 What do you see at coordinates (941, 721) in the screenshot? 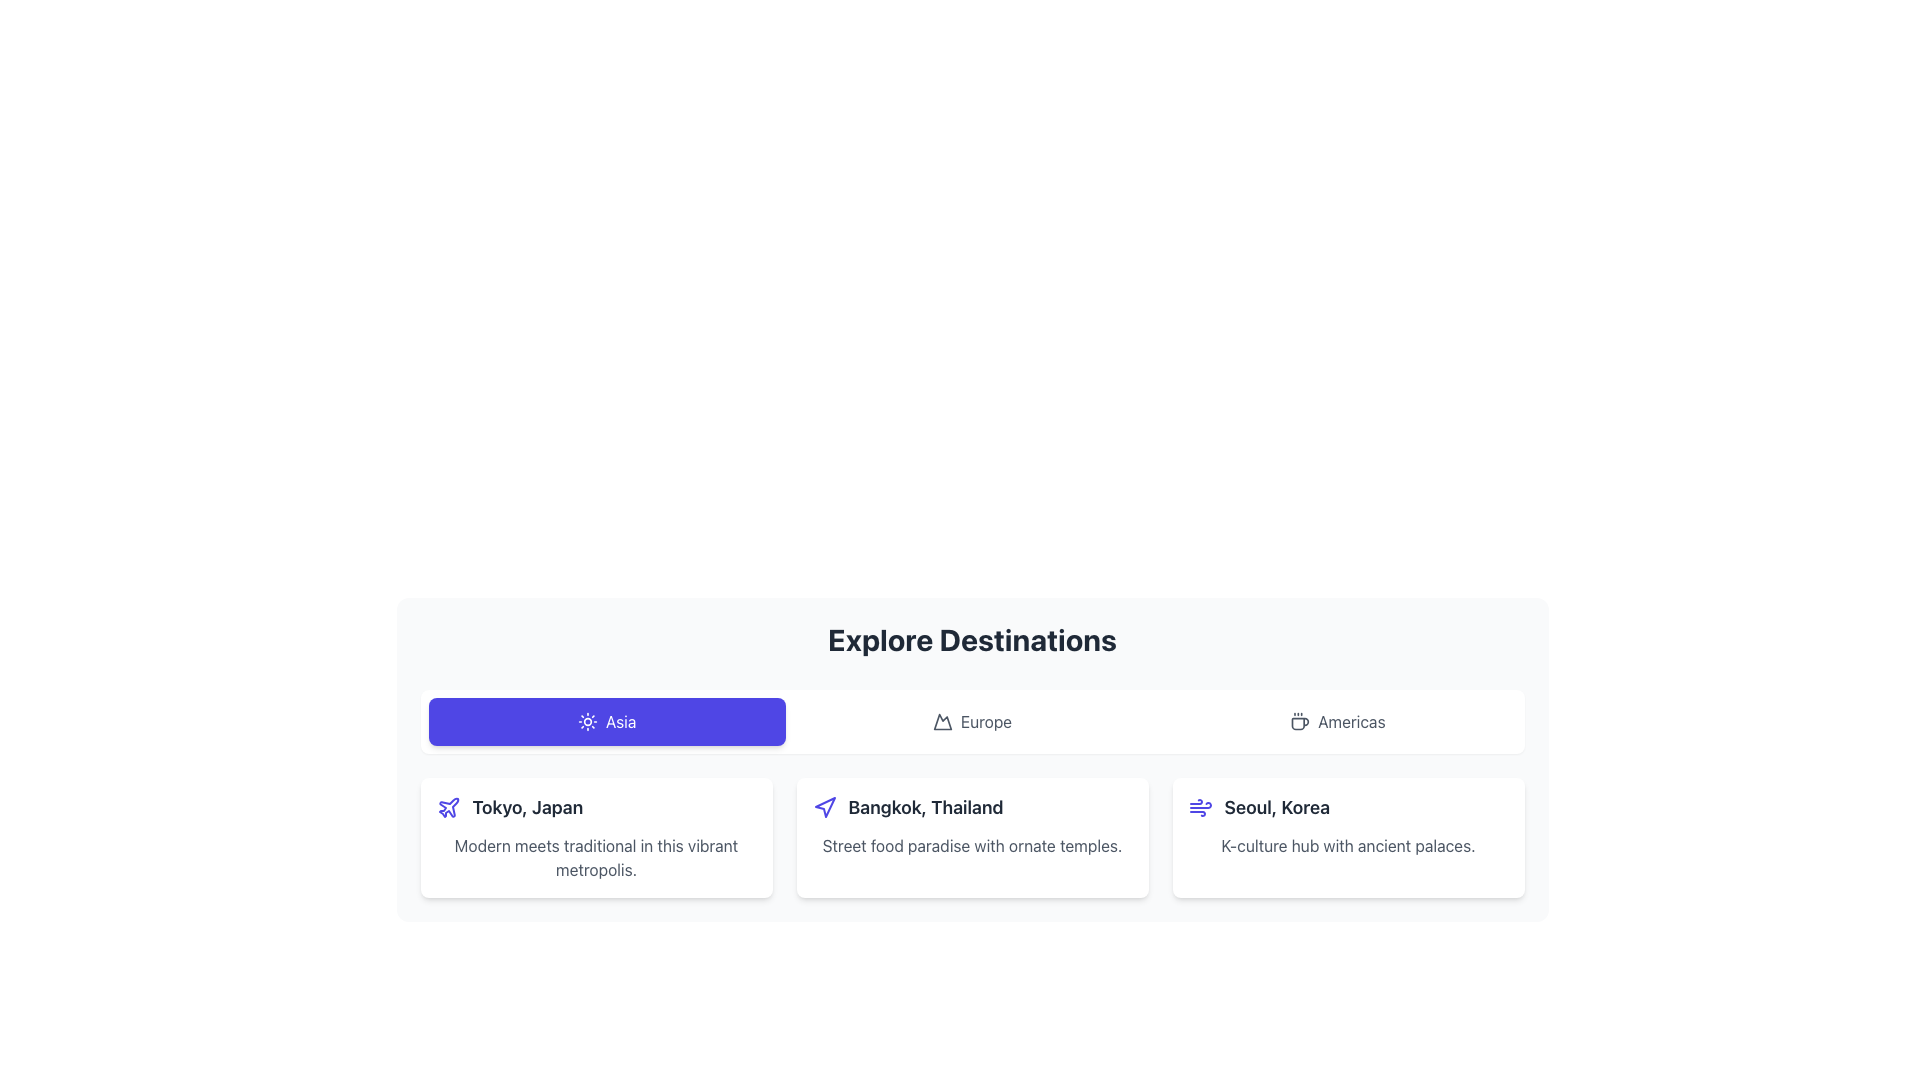
I see `the 'Europe' tab icon located in the middle section of the navigation menu` at bounding box center [941, 721].